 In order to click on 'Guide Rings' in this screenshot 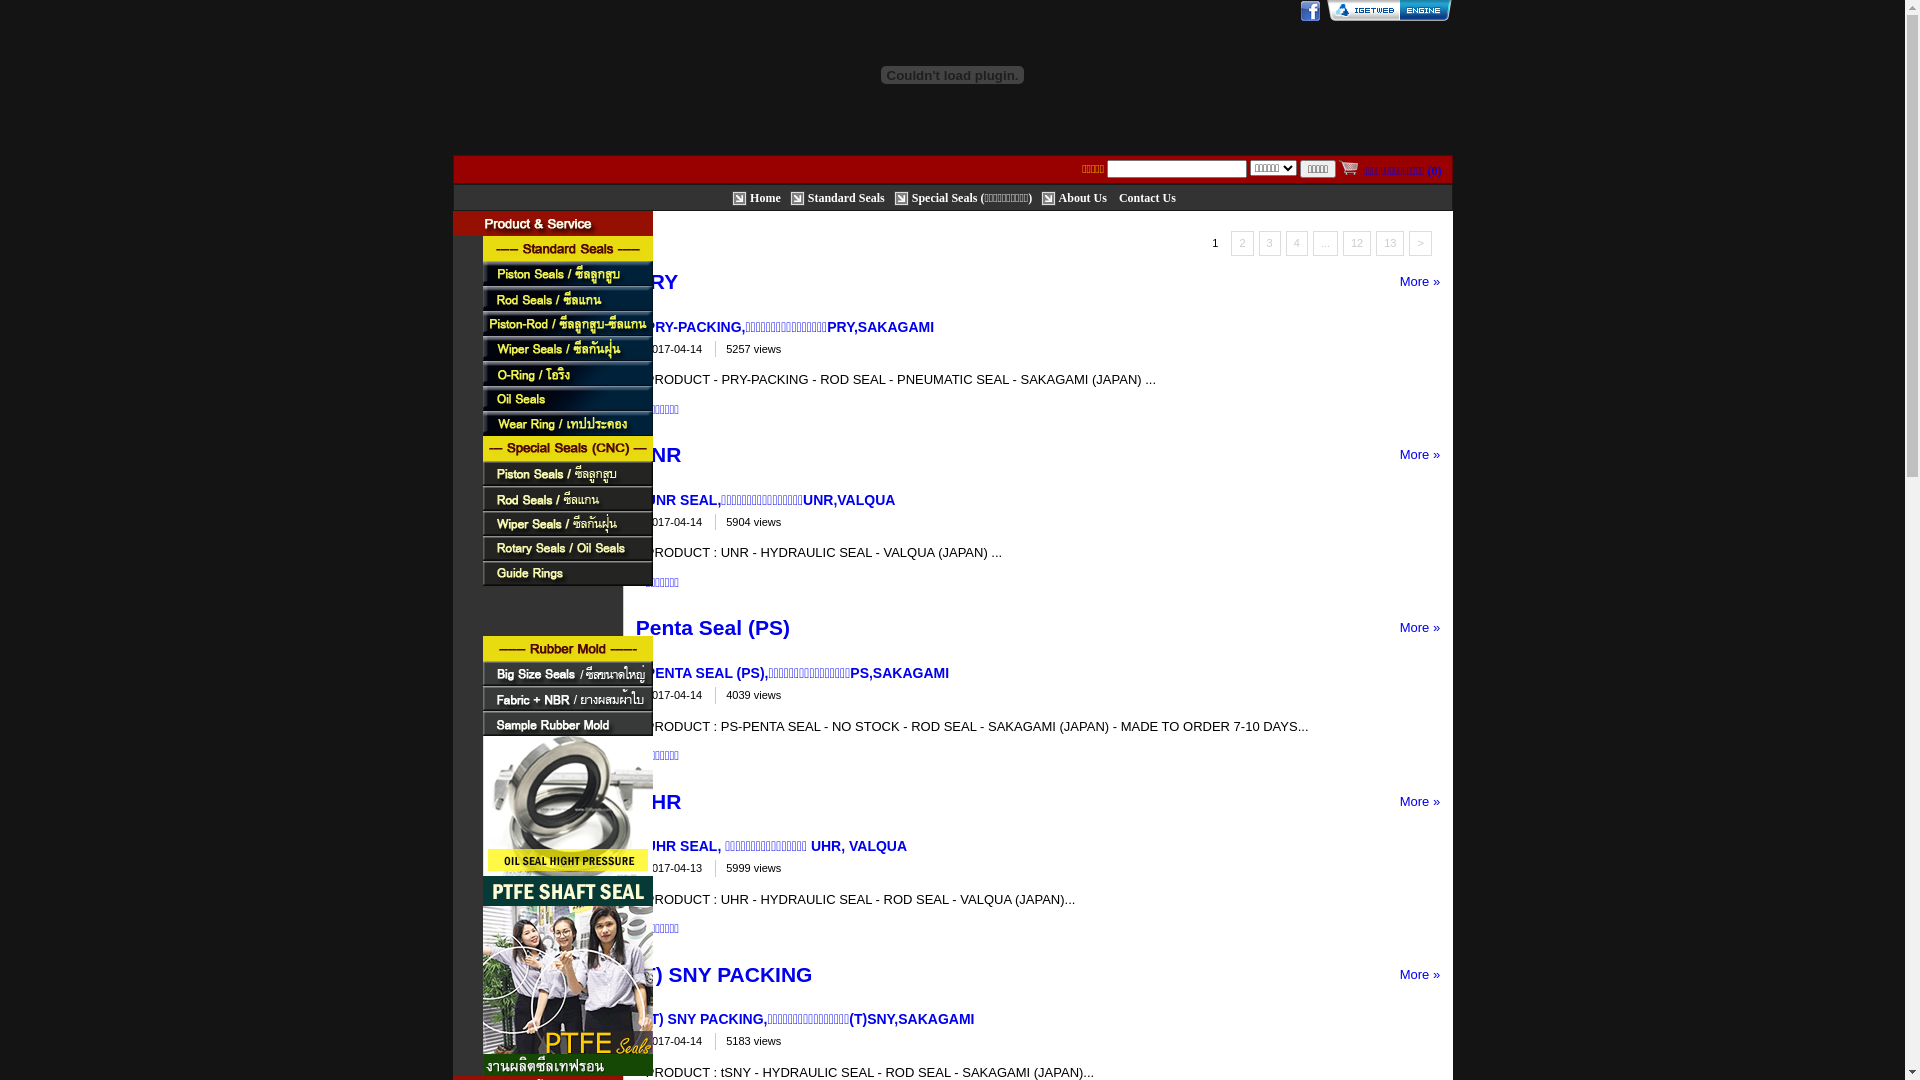, I will do `click(565, 573)`.